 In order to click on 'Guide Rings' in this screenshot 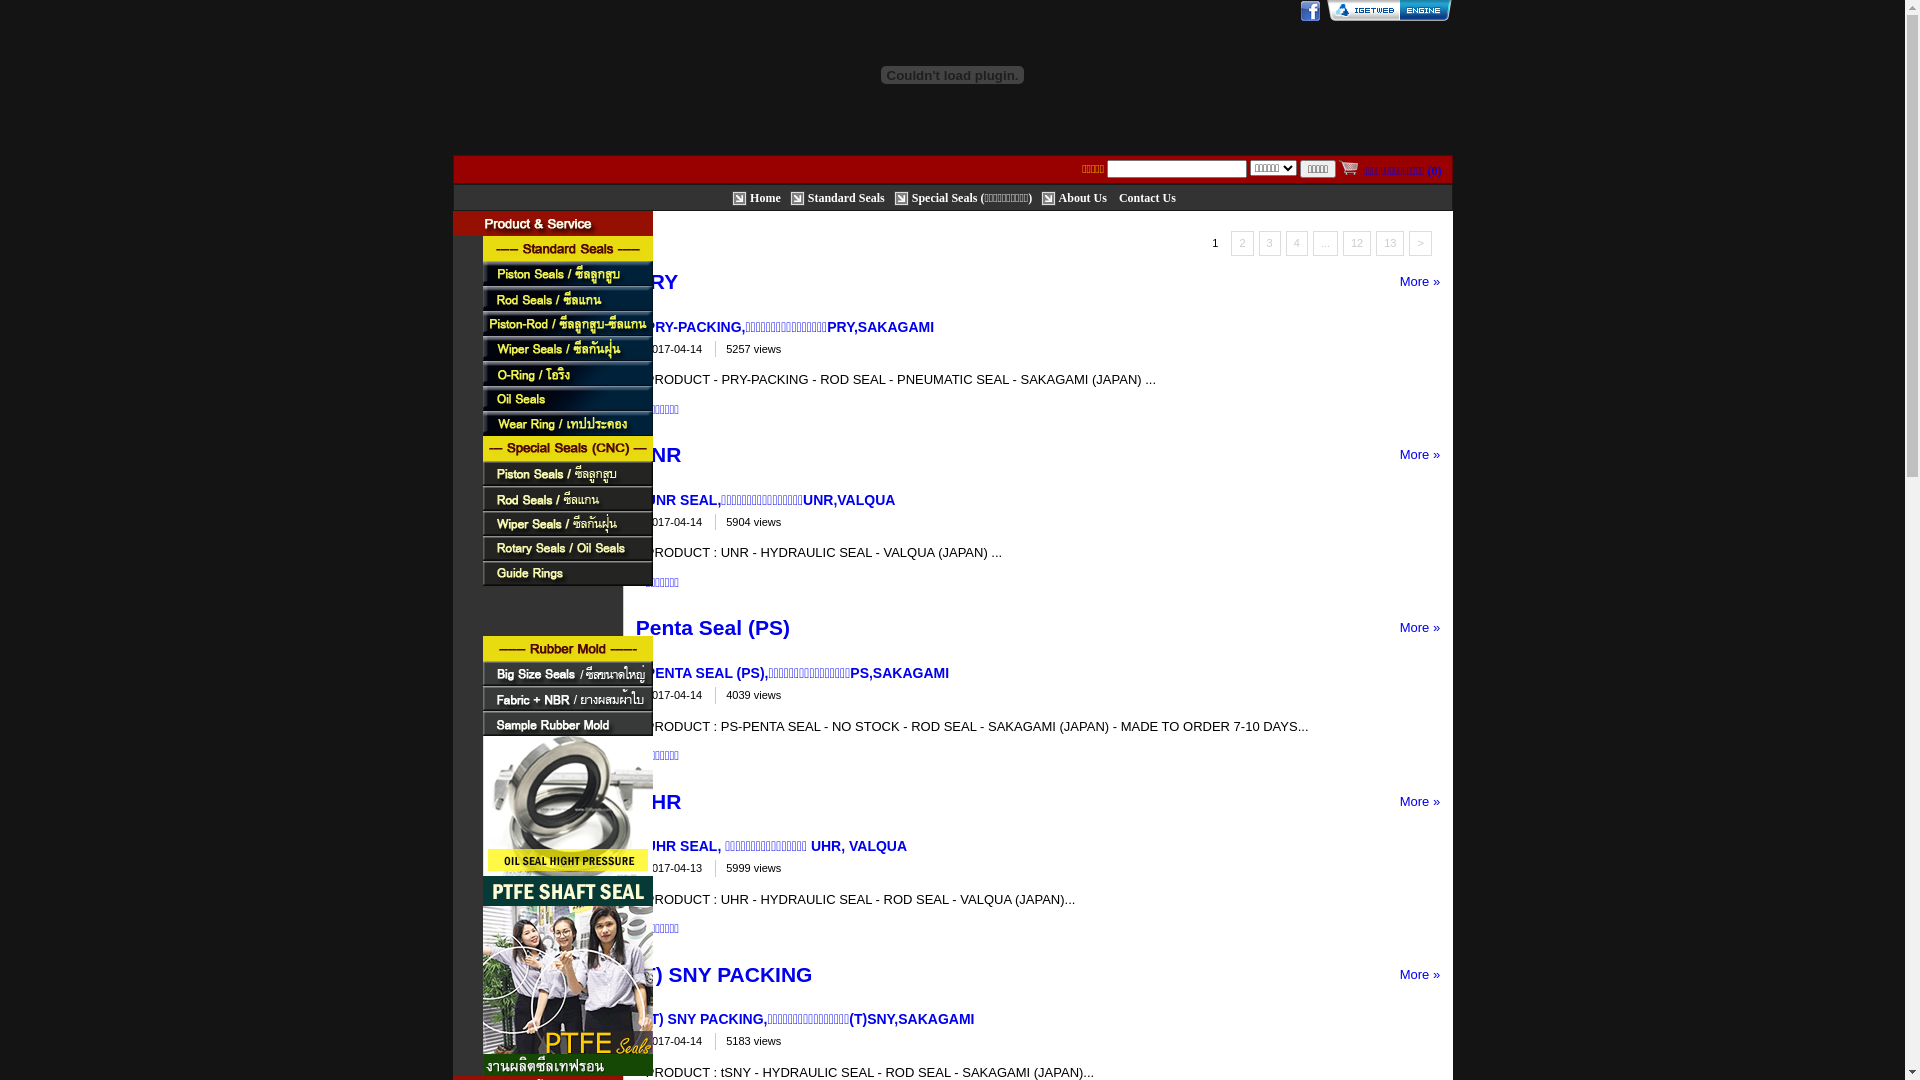, I will do `click(565, 573)`.